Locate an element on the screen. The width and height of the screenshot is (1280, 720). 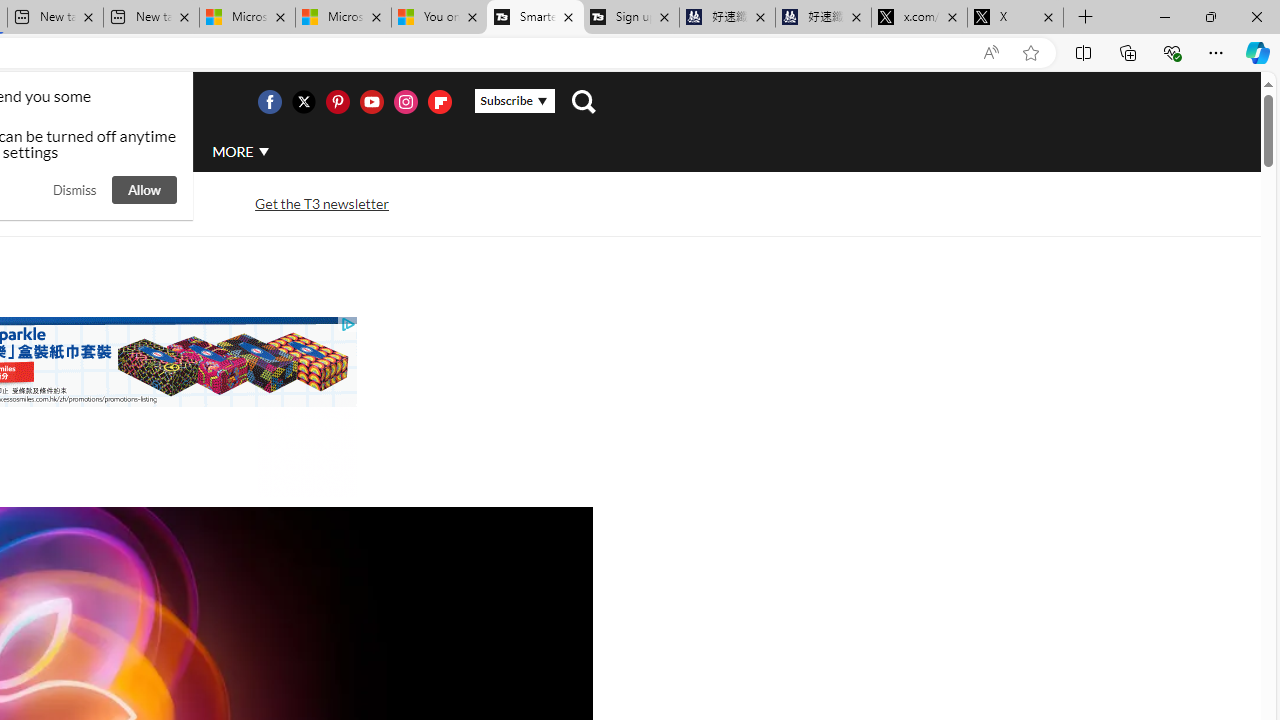
'Get the T3 newsletter' is located at coordinates (322, 204).